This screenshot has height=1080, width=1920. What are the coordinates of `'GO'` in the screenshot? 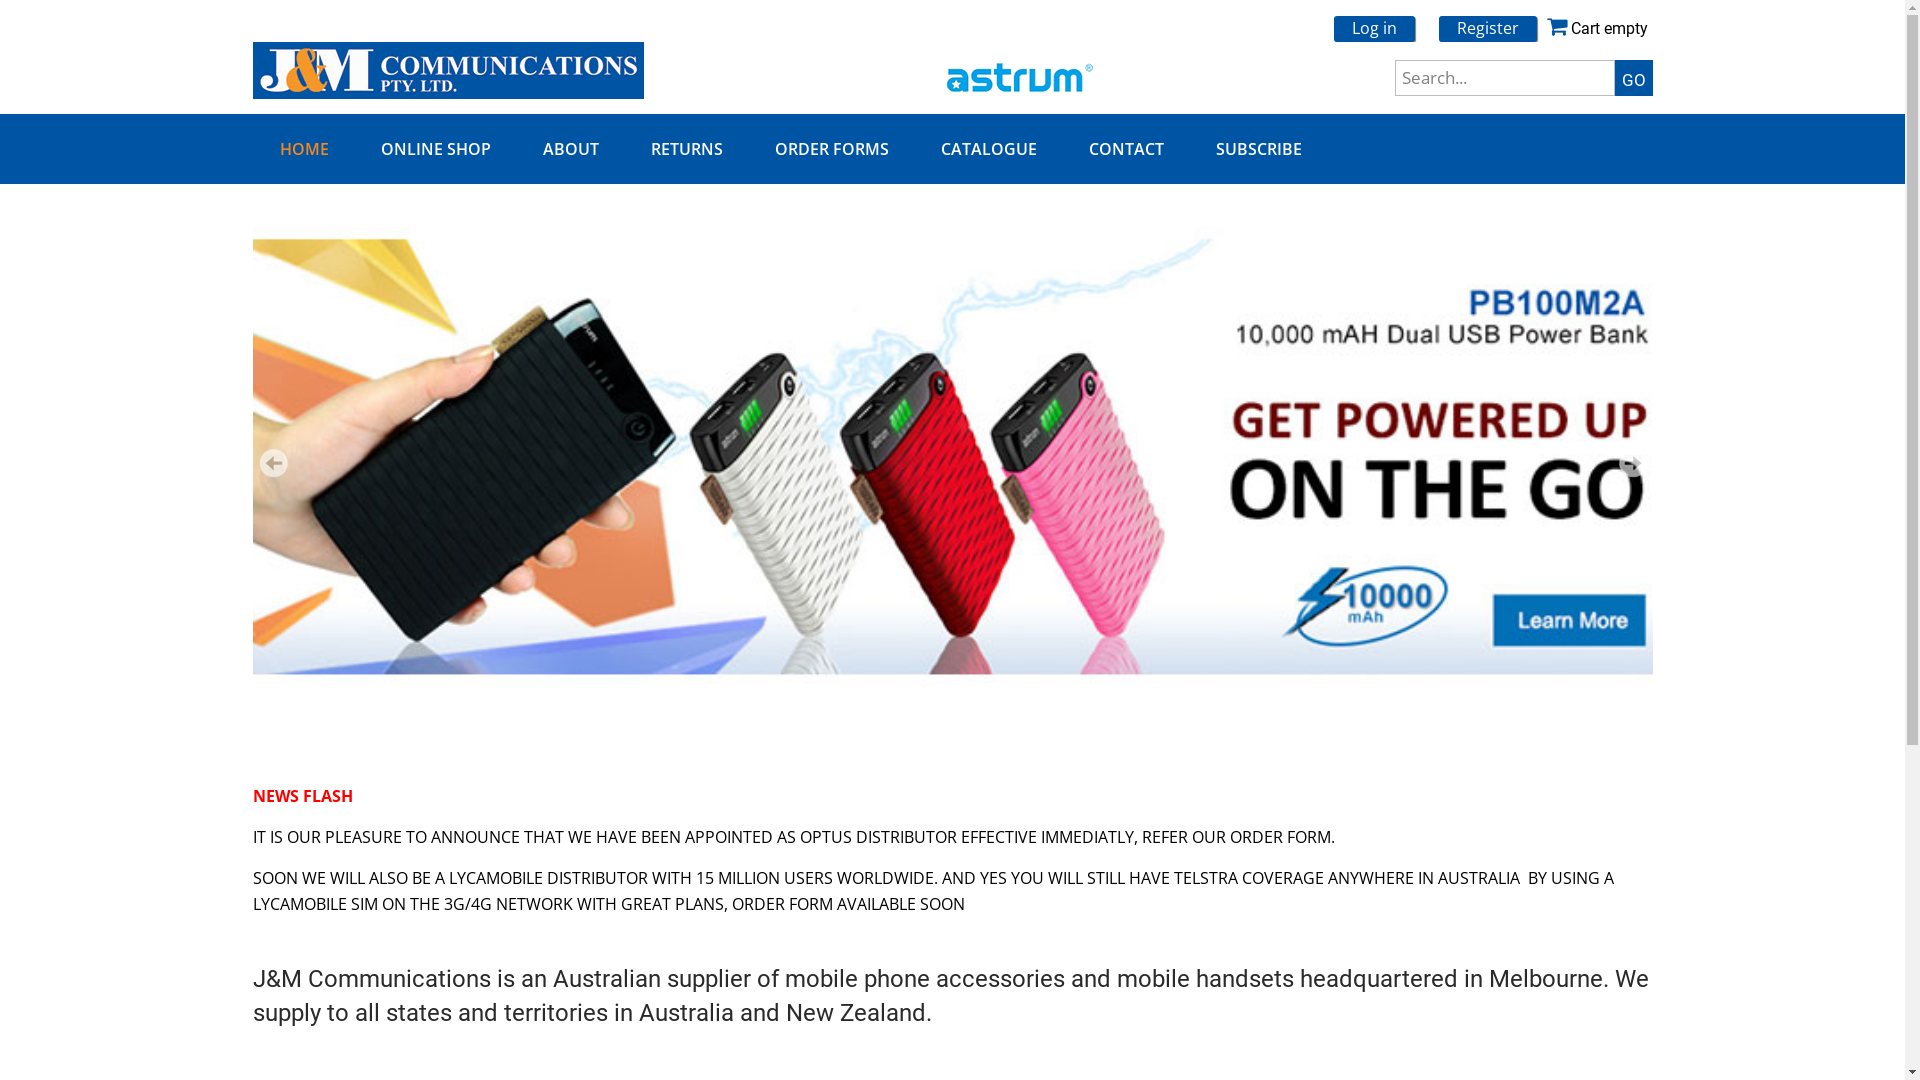 It's located at (1632, 76).